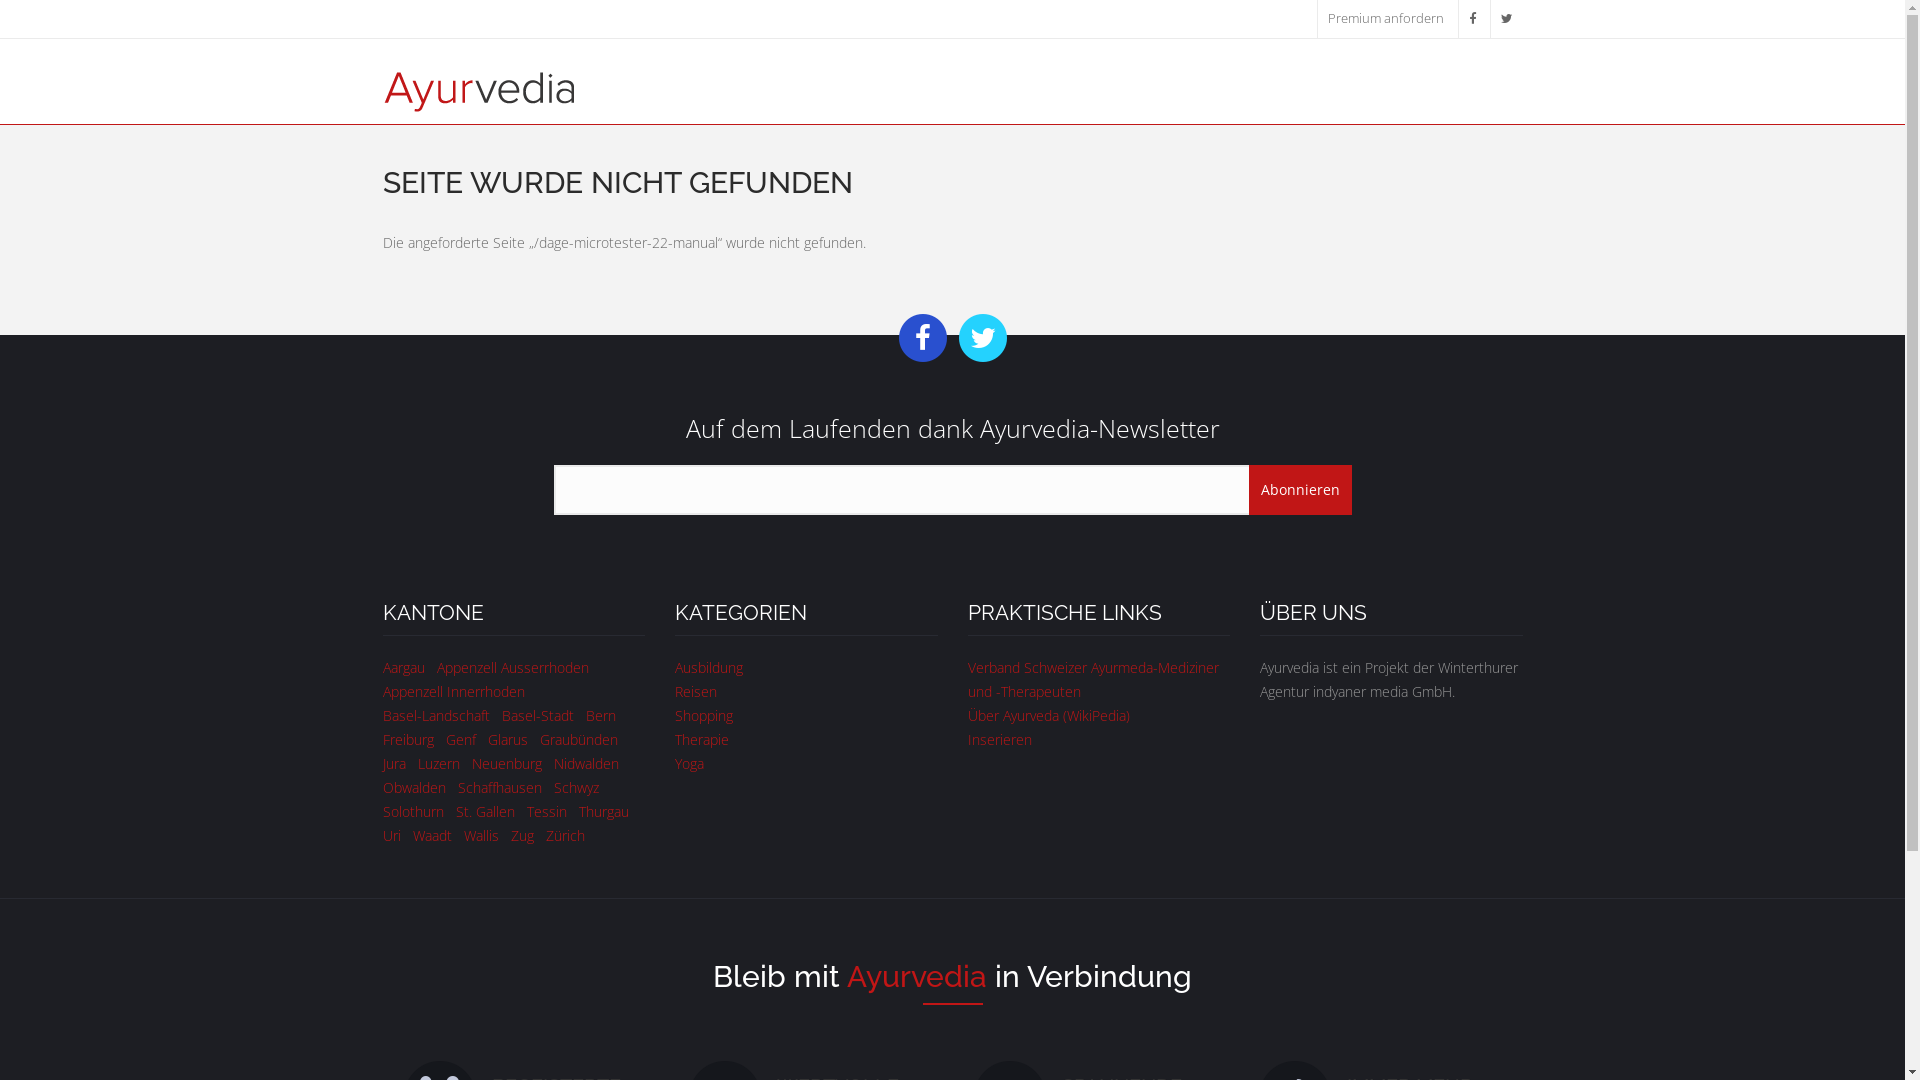 Image resolution: width=1920 pixels, height=1080 pixels. I want to click on 'Neuenburg', so click(507, 763).